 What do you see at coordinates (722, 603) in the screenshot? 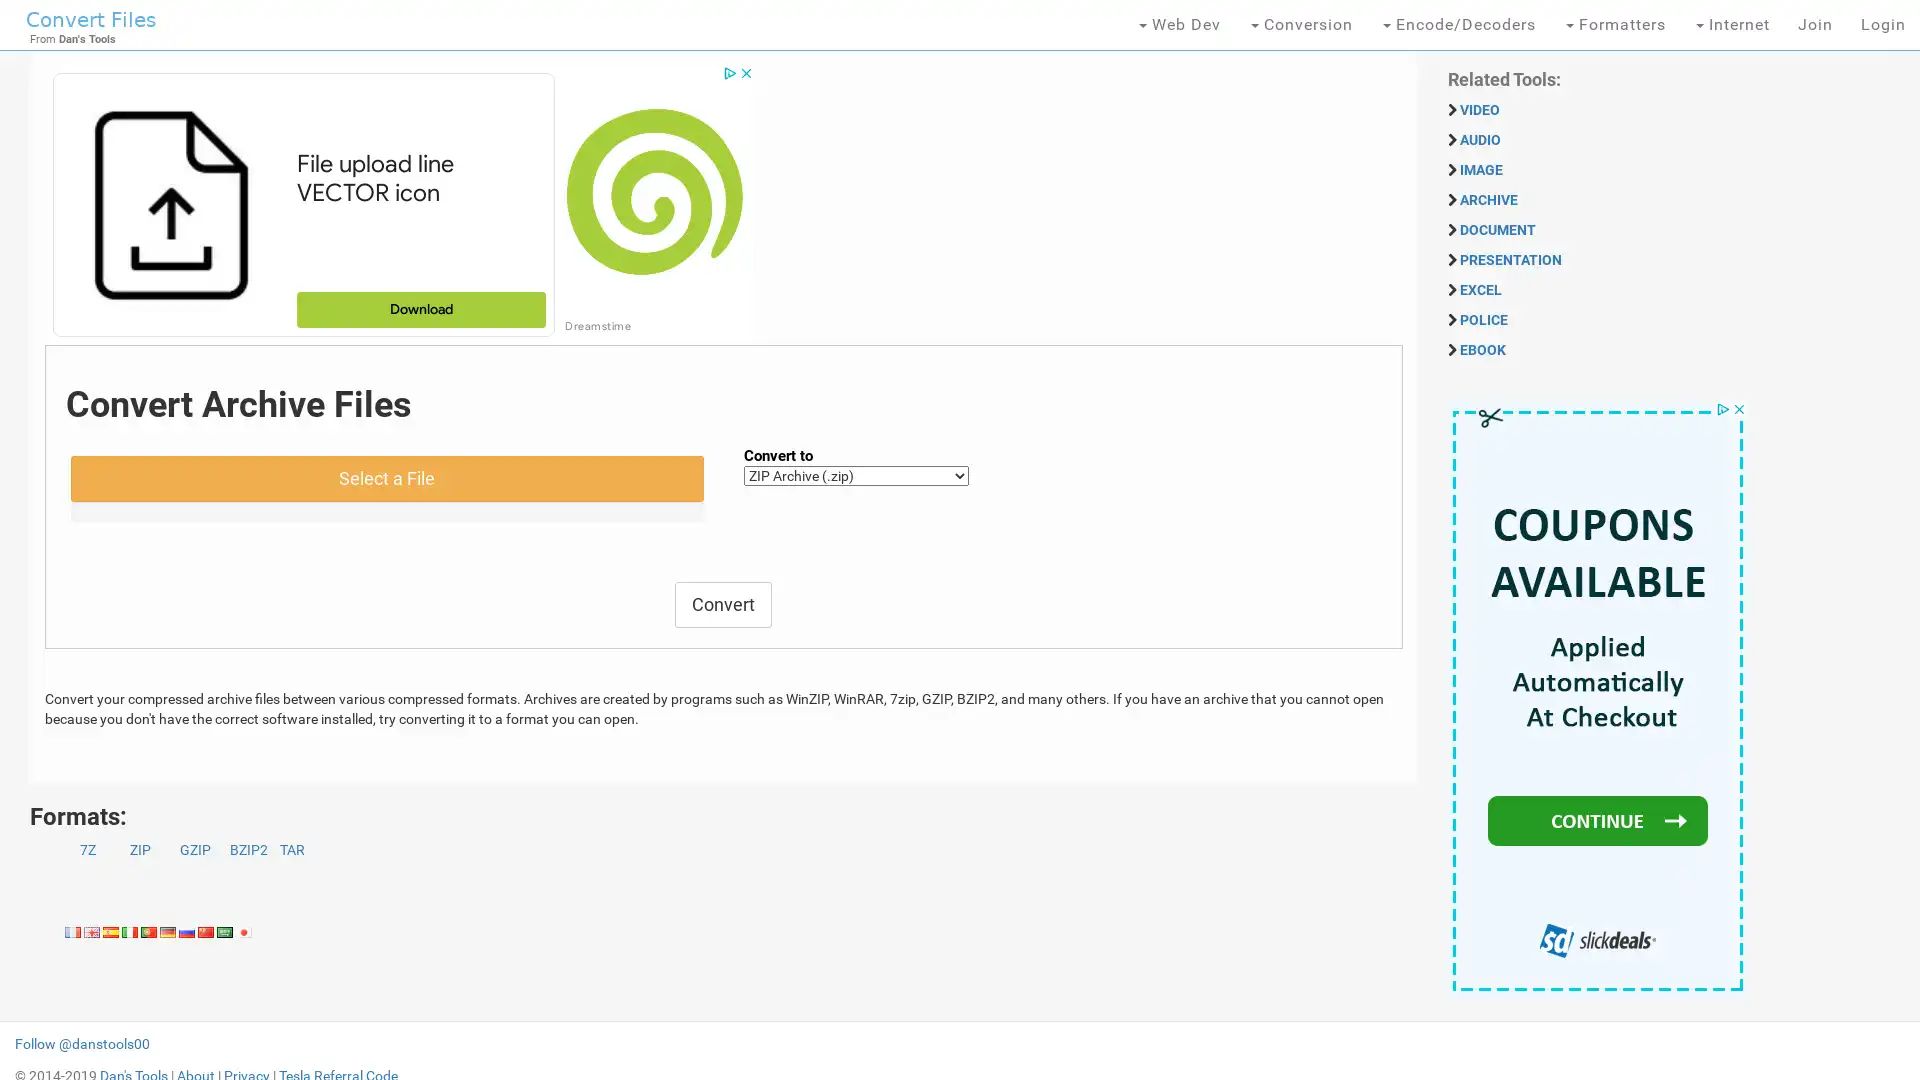
I see `Convert` at bounding box center [722, 603].